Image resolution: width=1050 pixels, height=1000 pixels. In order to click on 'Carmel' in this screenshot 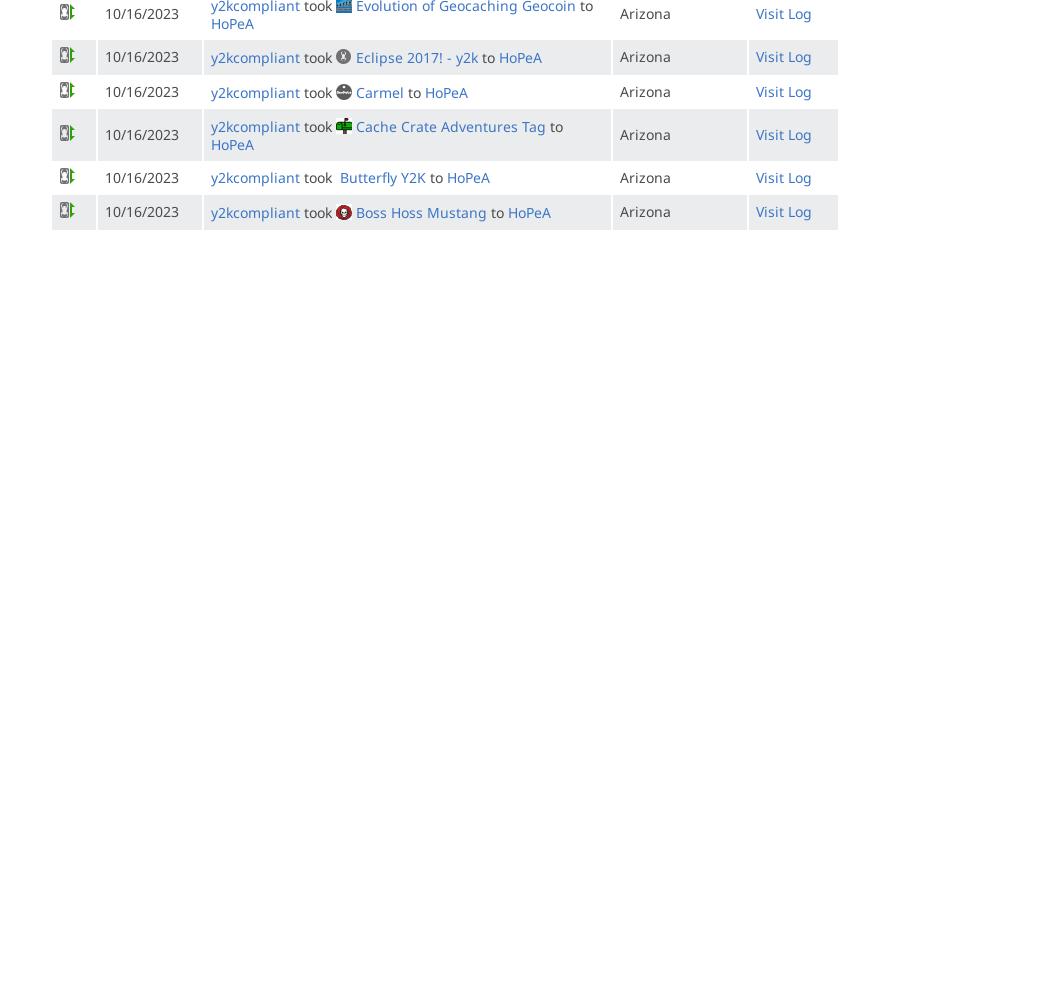, I will do `click(379, 90)`.